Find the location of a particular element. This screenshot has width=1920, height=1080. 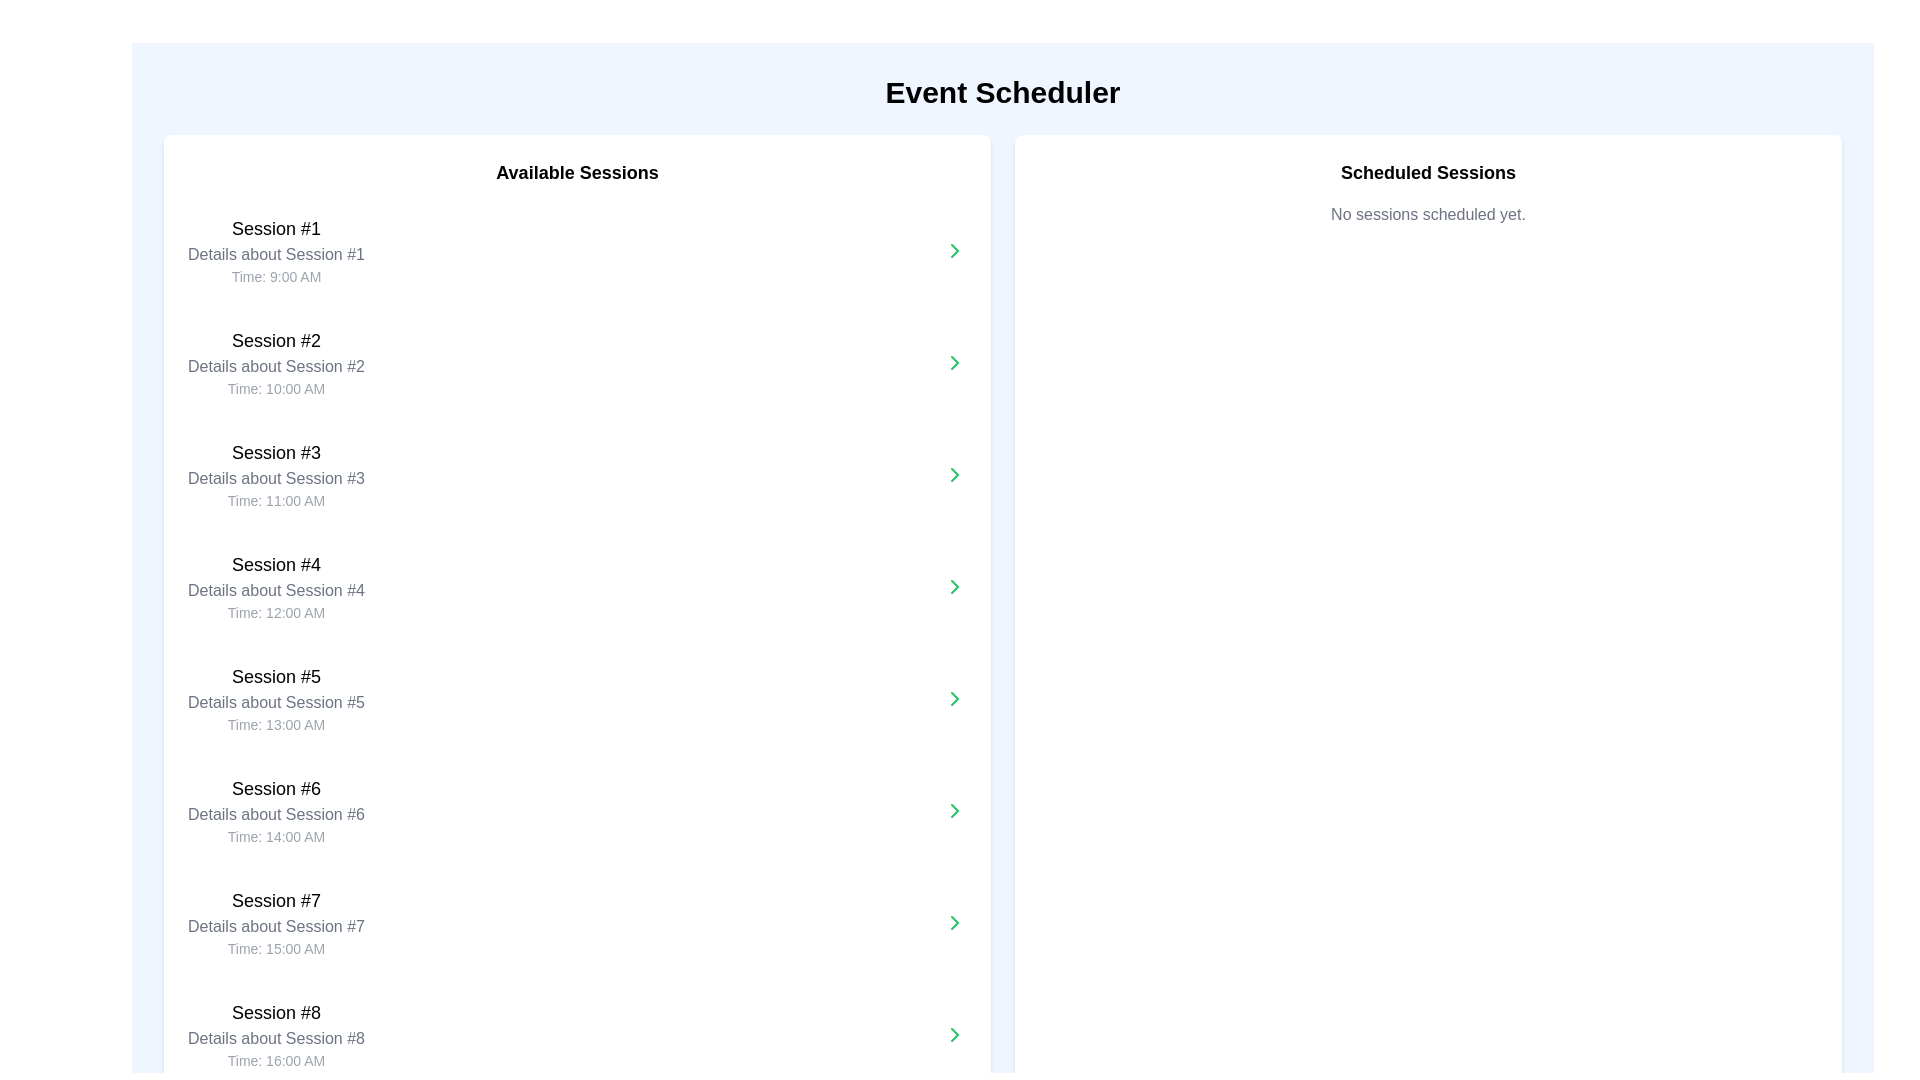

the right-pointing chevron icon, which is the sixth occurrence in the 'Available Sessions' section next to 'Session #6' is located at coordinates (954, 474).